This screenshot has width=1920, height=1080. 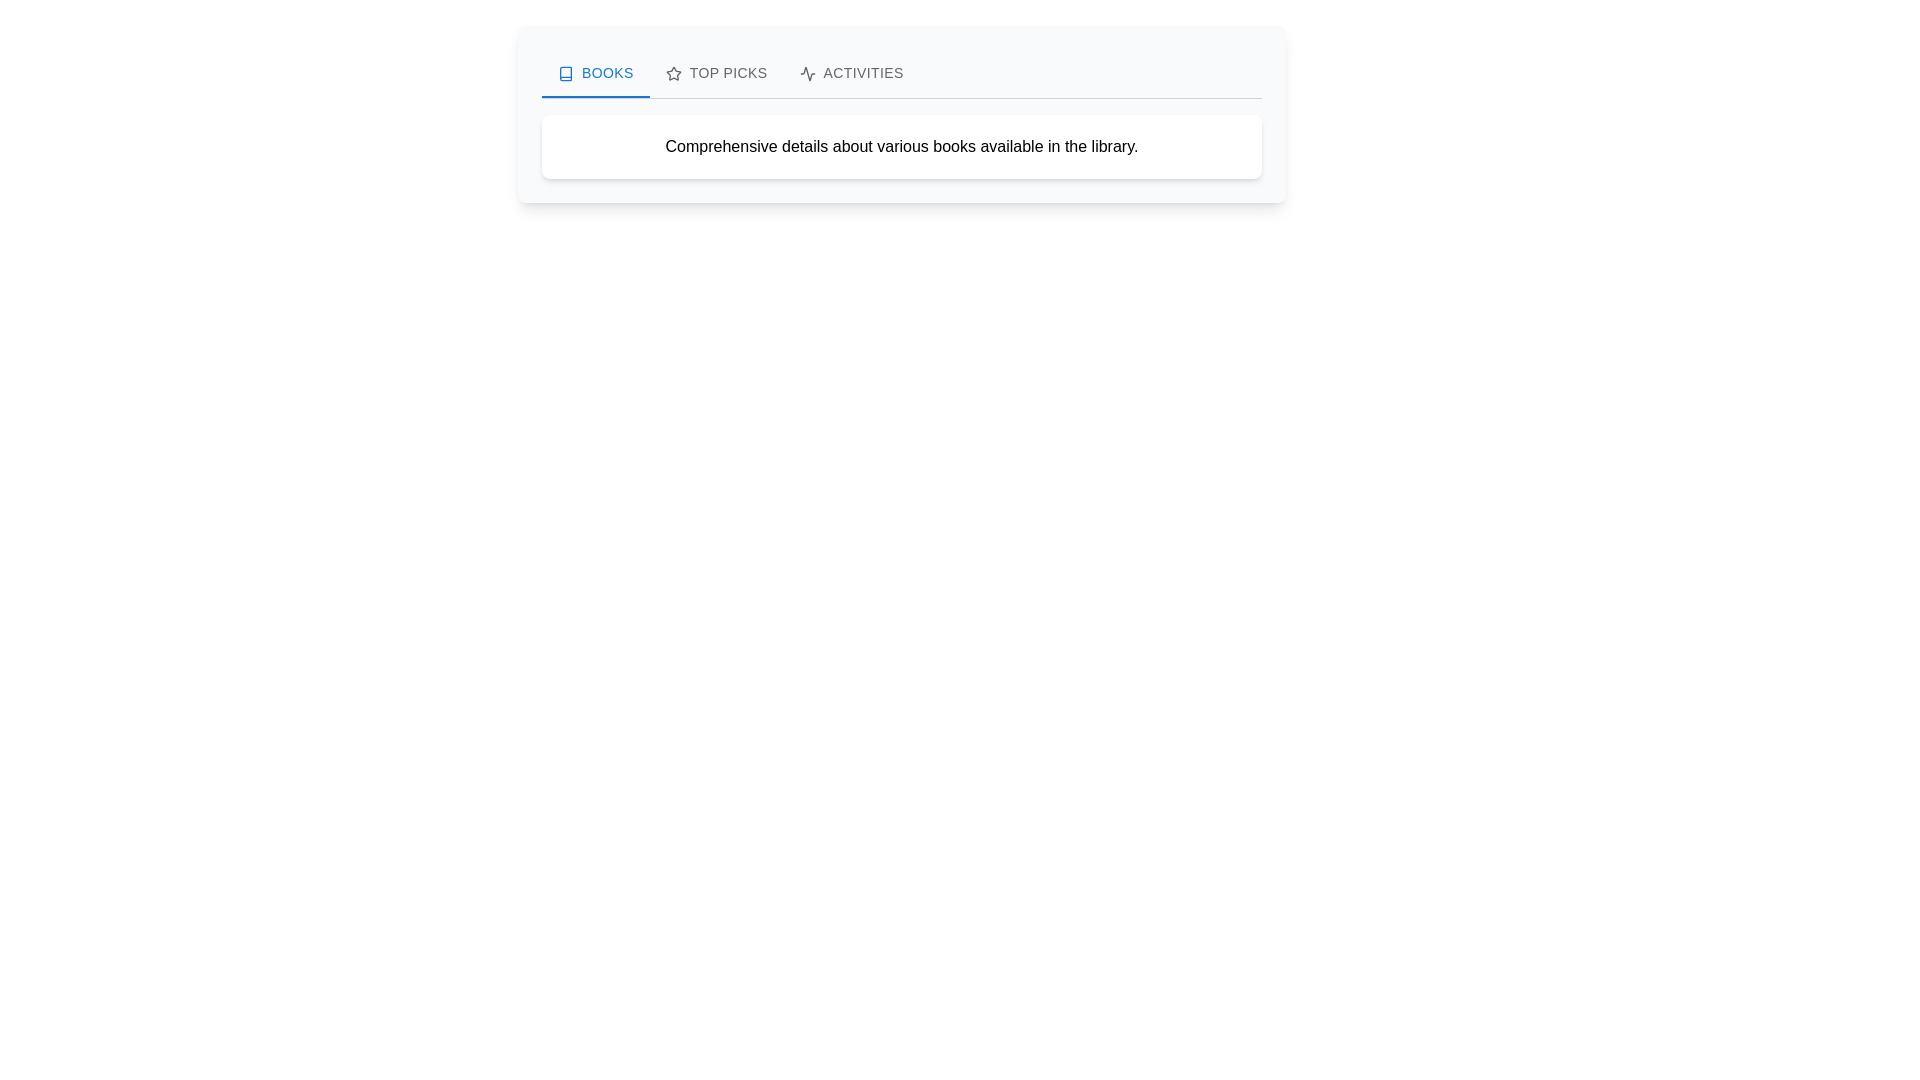 What do you see at coordinates (716, 72) in the screenshot?
I see `the 'Top Picks' tab, which features a star icon on the left and text in uppercase sans-serif font` at bounding box center [716, 72].